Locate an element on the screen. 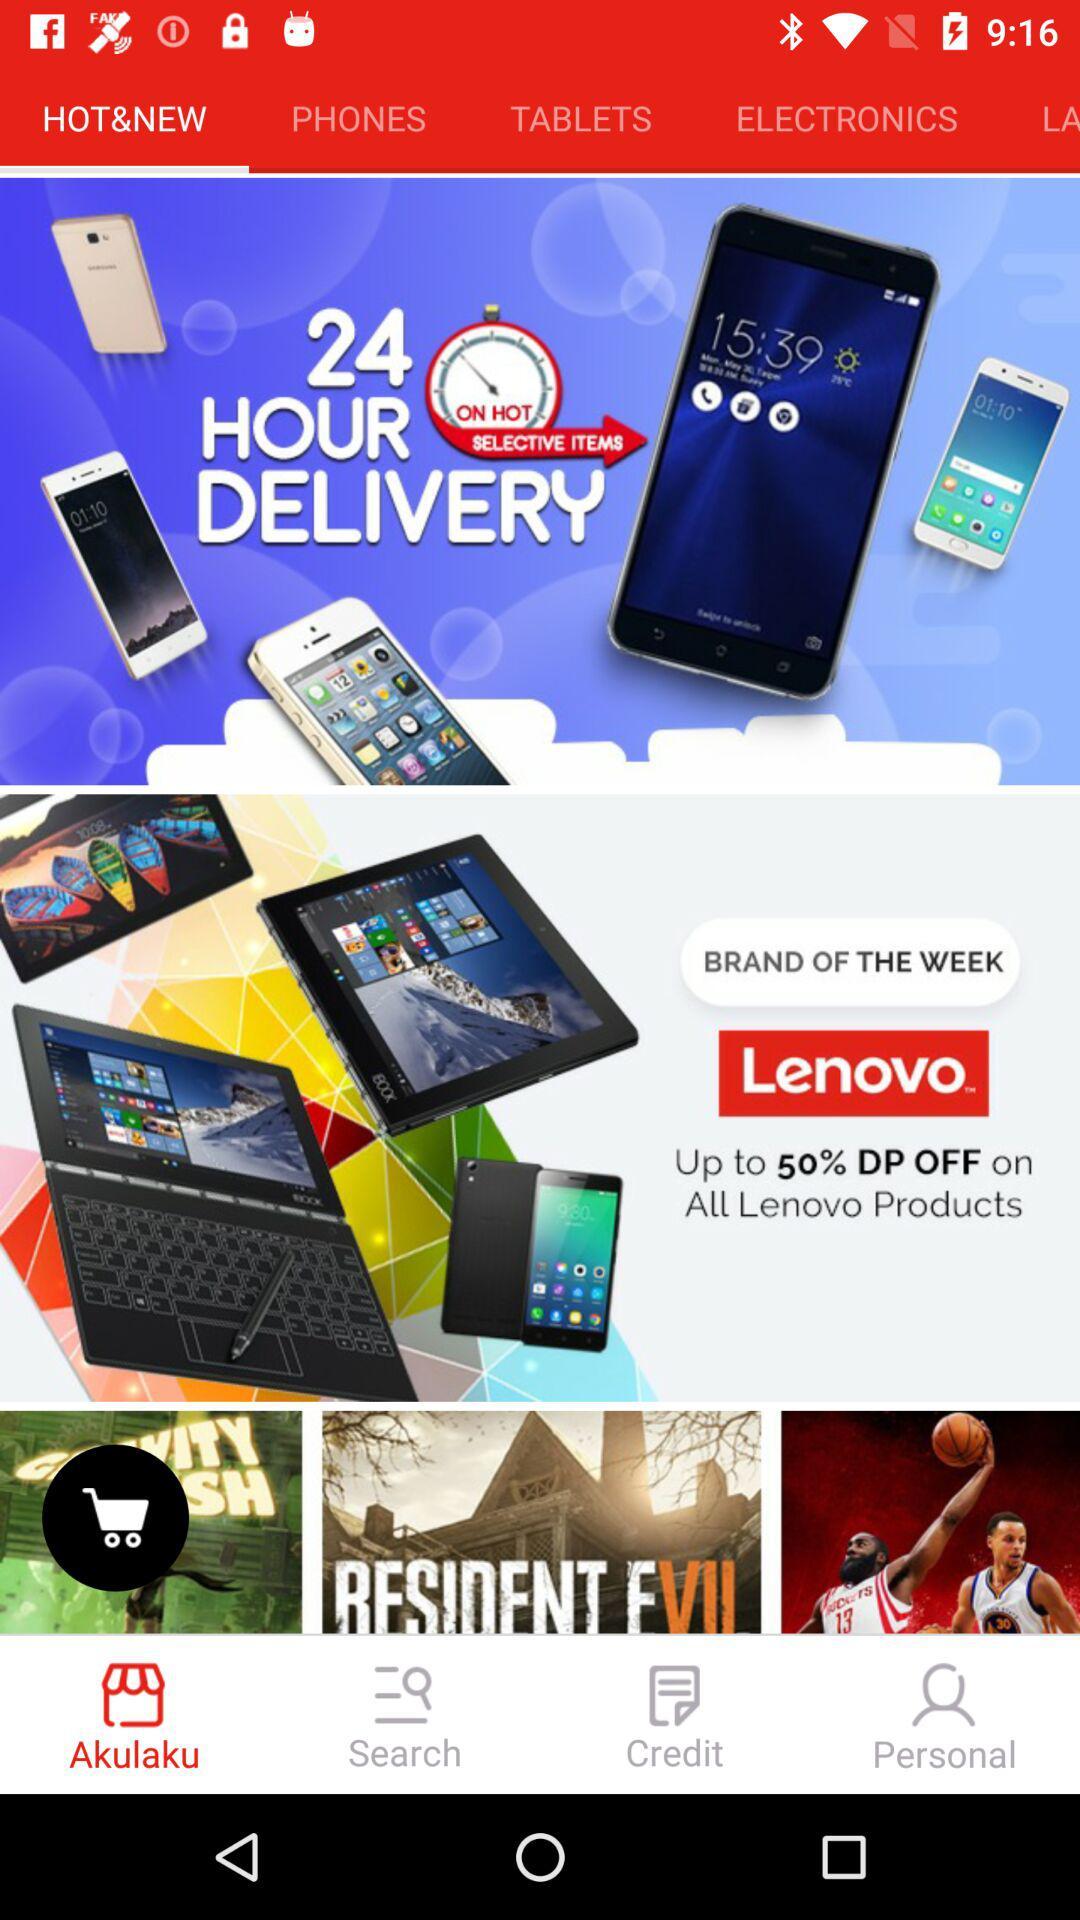  shows pictures is located at coordinates (540, 1519).